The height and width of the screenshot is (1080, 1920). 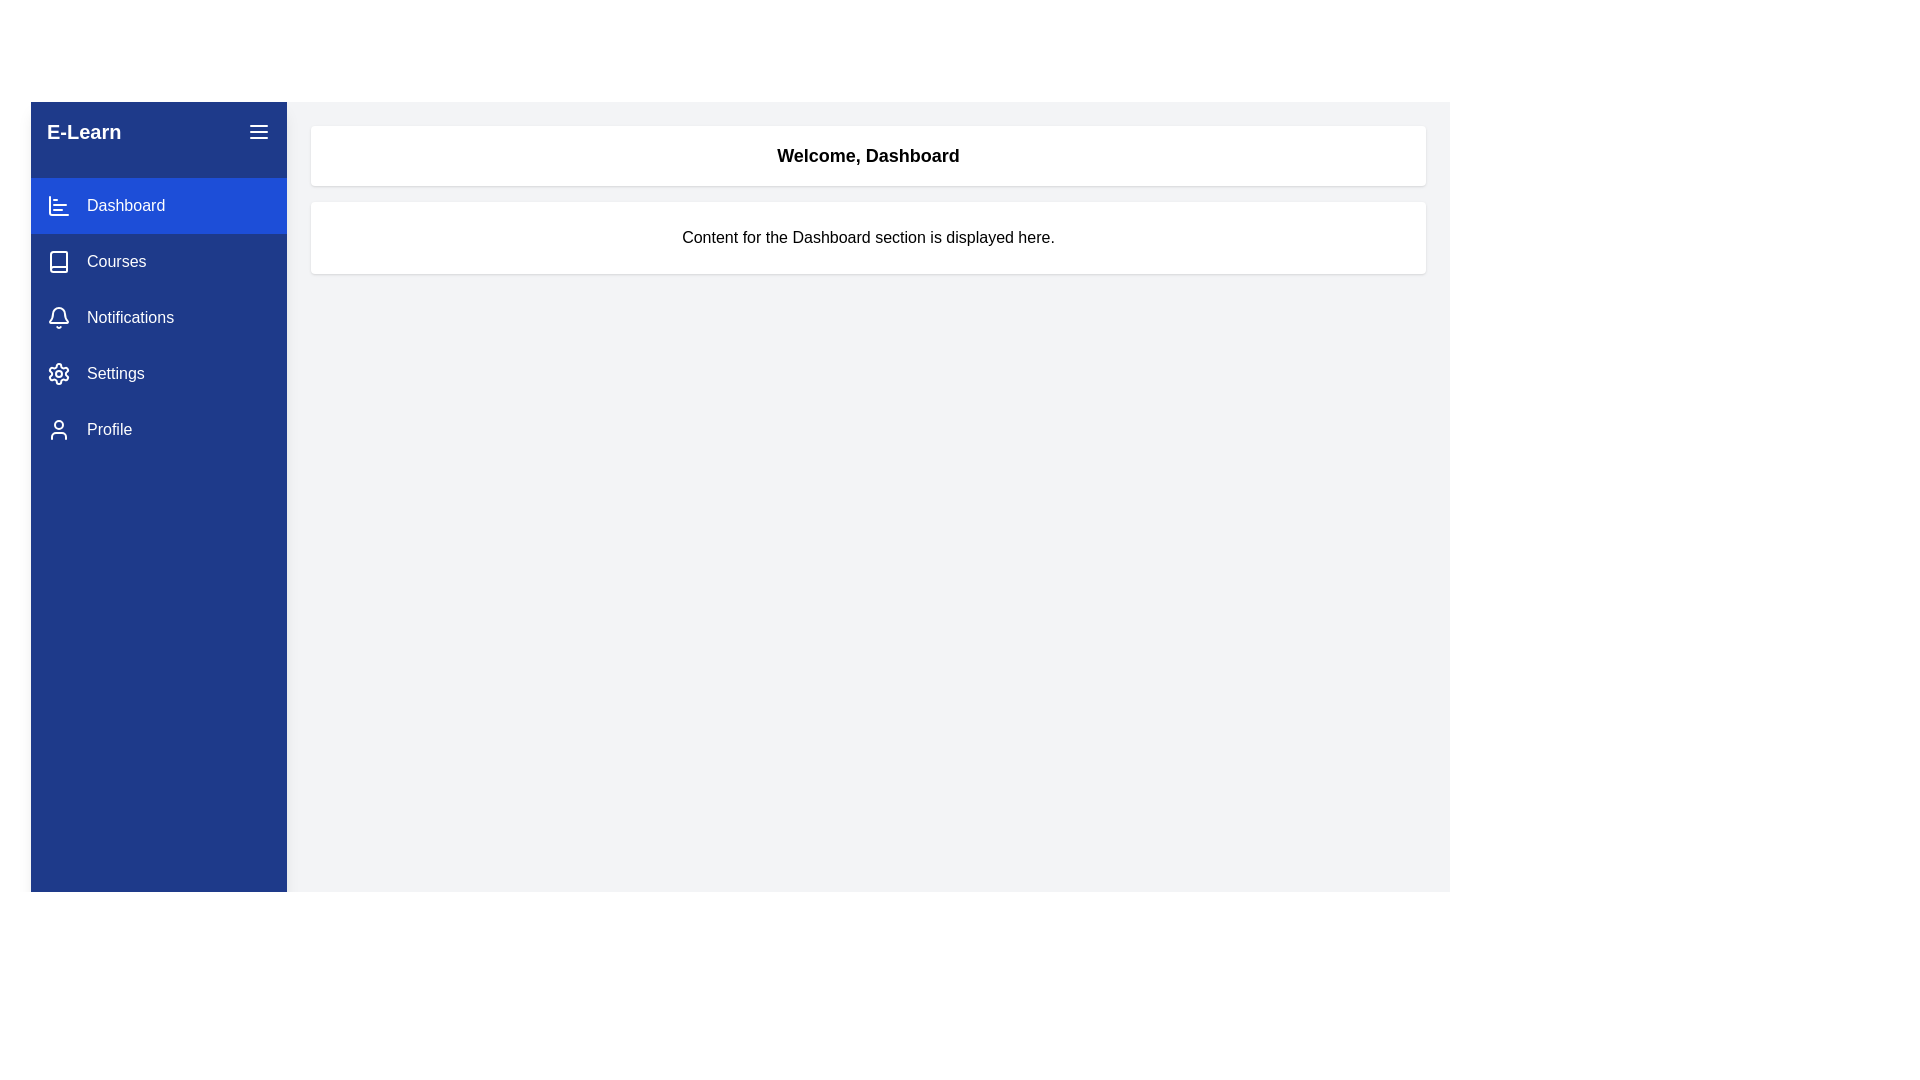 I want to click on the gear-shaped settings icon located in the sidebar menu, so click(x=58, y=374).